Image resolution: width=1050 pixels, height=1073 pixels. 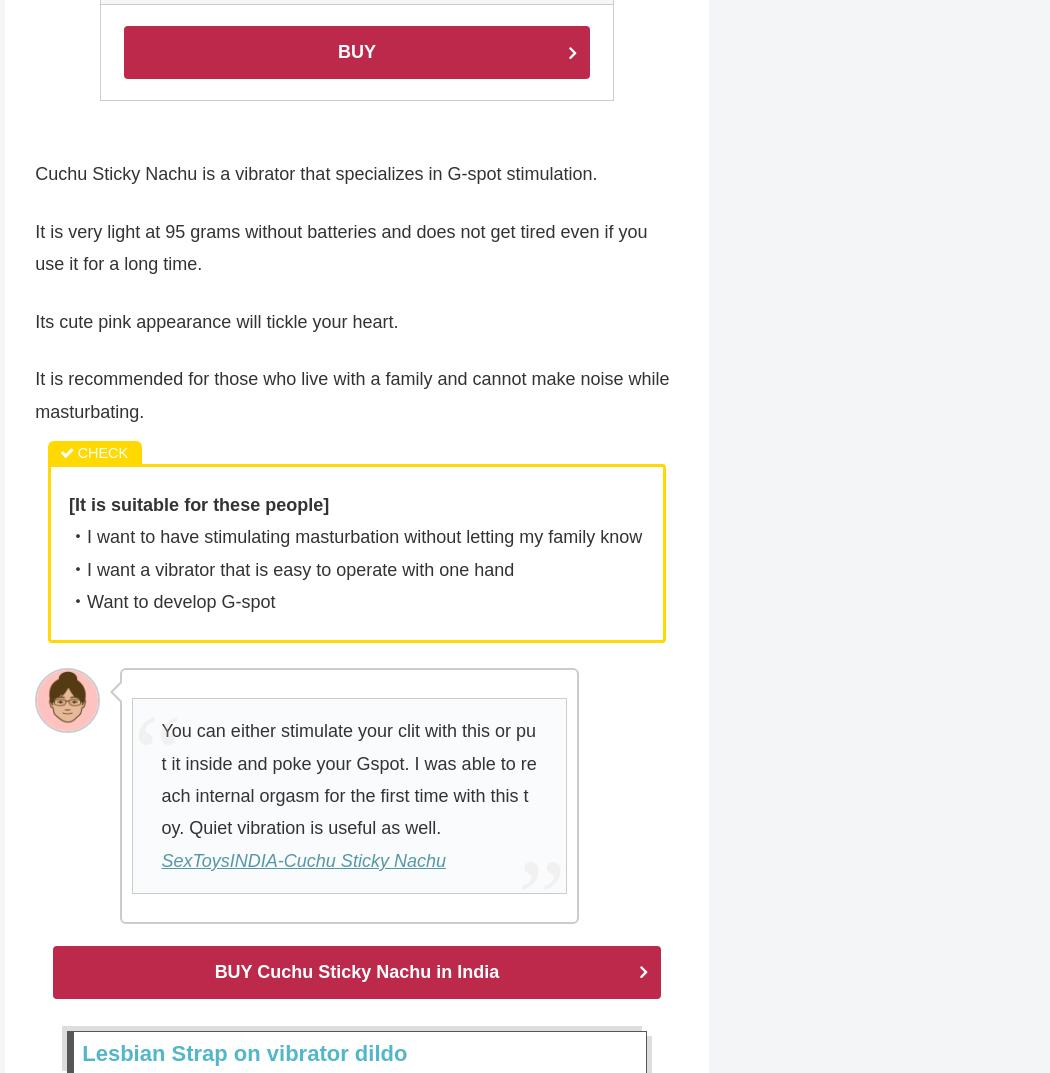 I want to click on 'You can either stimulate your clit with this or put it inside and poke your Gspot. I was able to reach internal orgasm for the first time with this toy. Quiet vibration is useful as well.', so click(x=347, y=781).